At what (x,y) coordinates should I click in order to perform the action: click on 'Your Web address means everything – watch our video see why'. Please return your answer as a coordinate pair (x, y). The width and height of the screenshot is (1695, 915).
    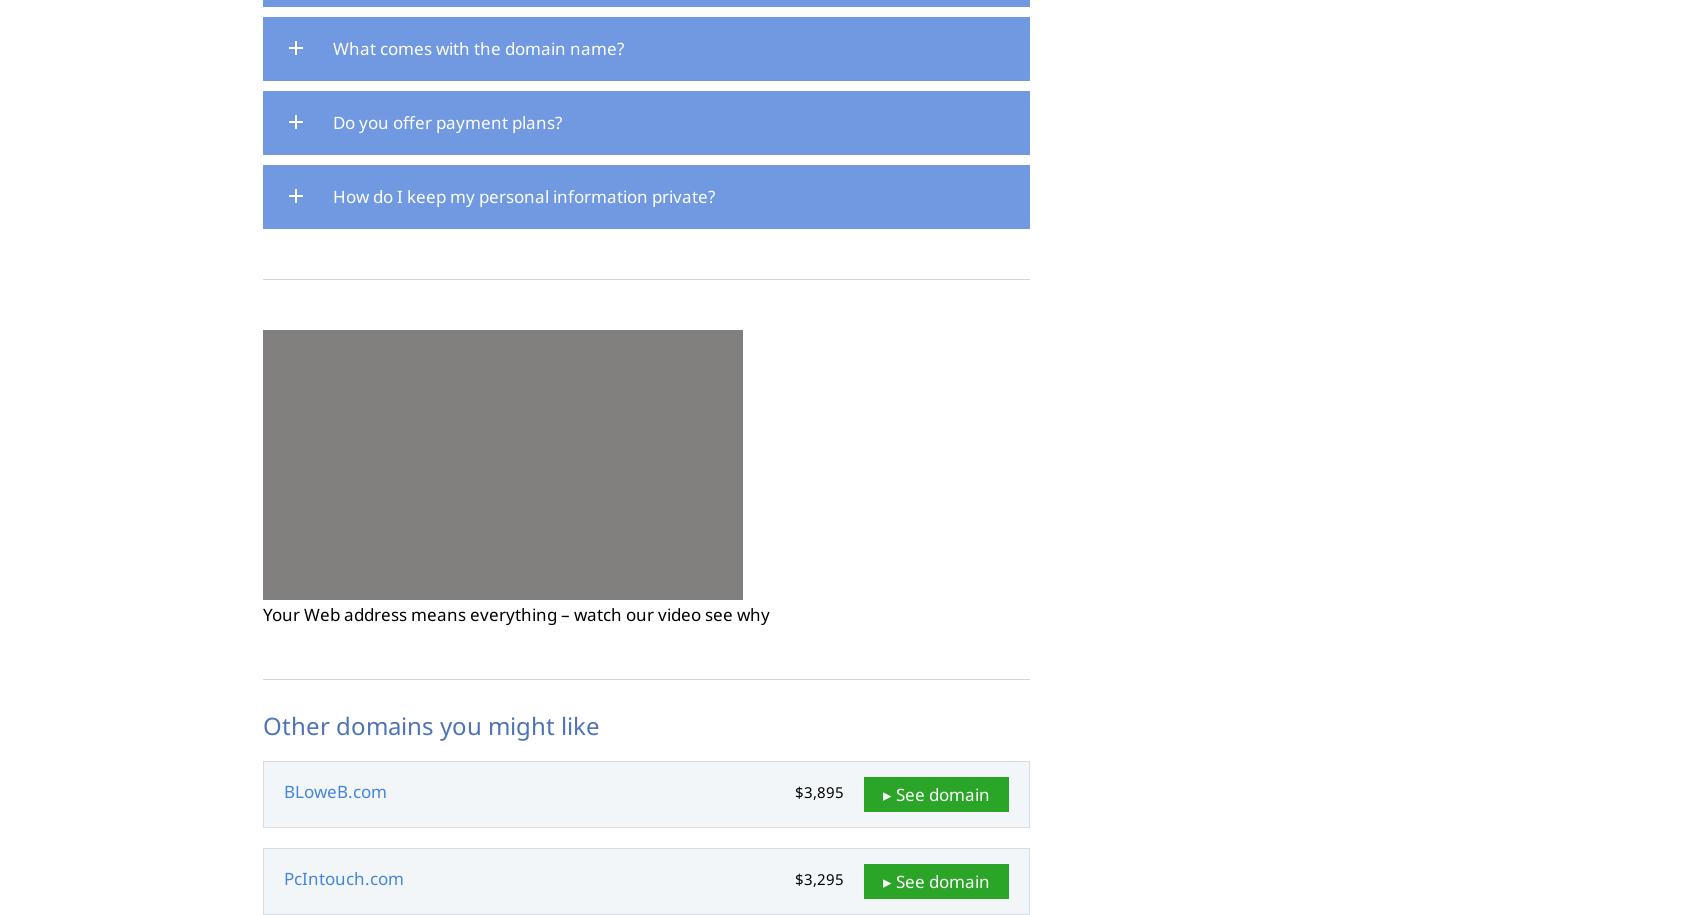
    Looking at the image, I should click on (514, 613).